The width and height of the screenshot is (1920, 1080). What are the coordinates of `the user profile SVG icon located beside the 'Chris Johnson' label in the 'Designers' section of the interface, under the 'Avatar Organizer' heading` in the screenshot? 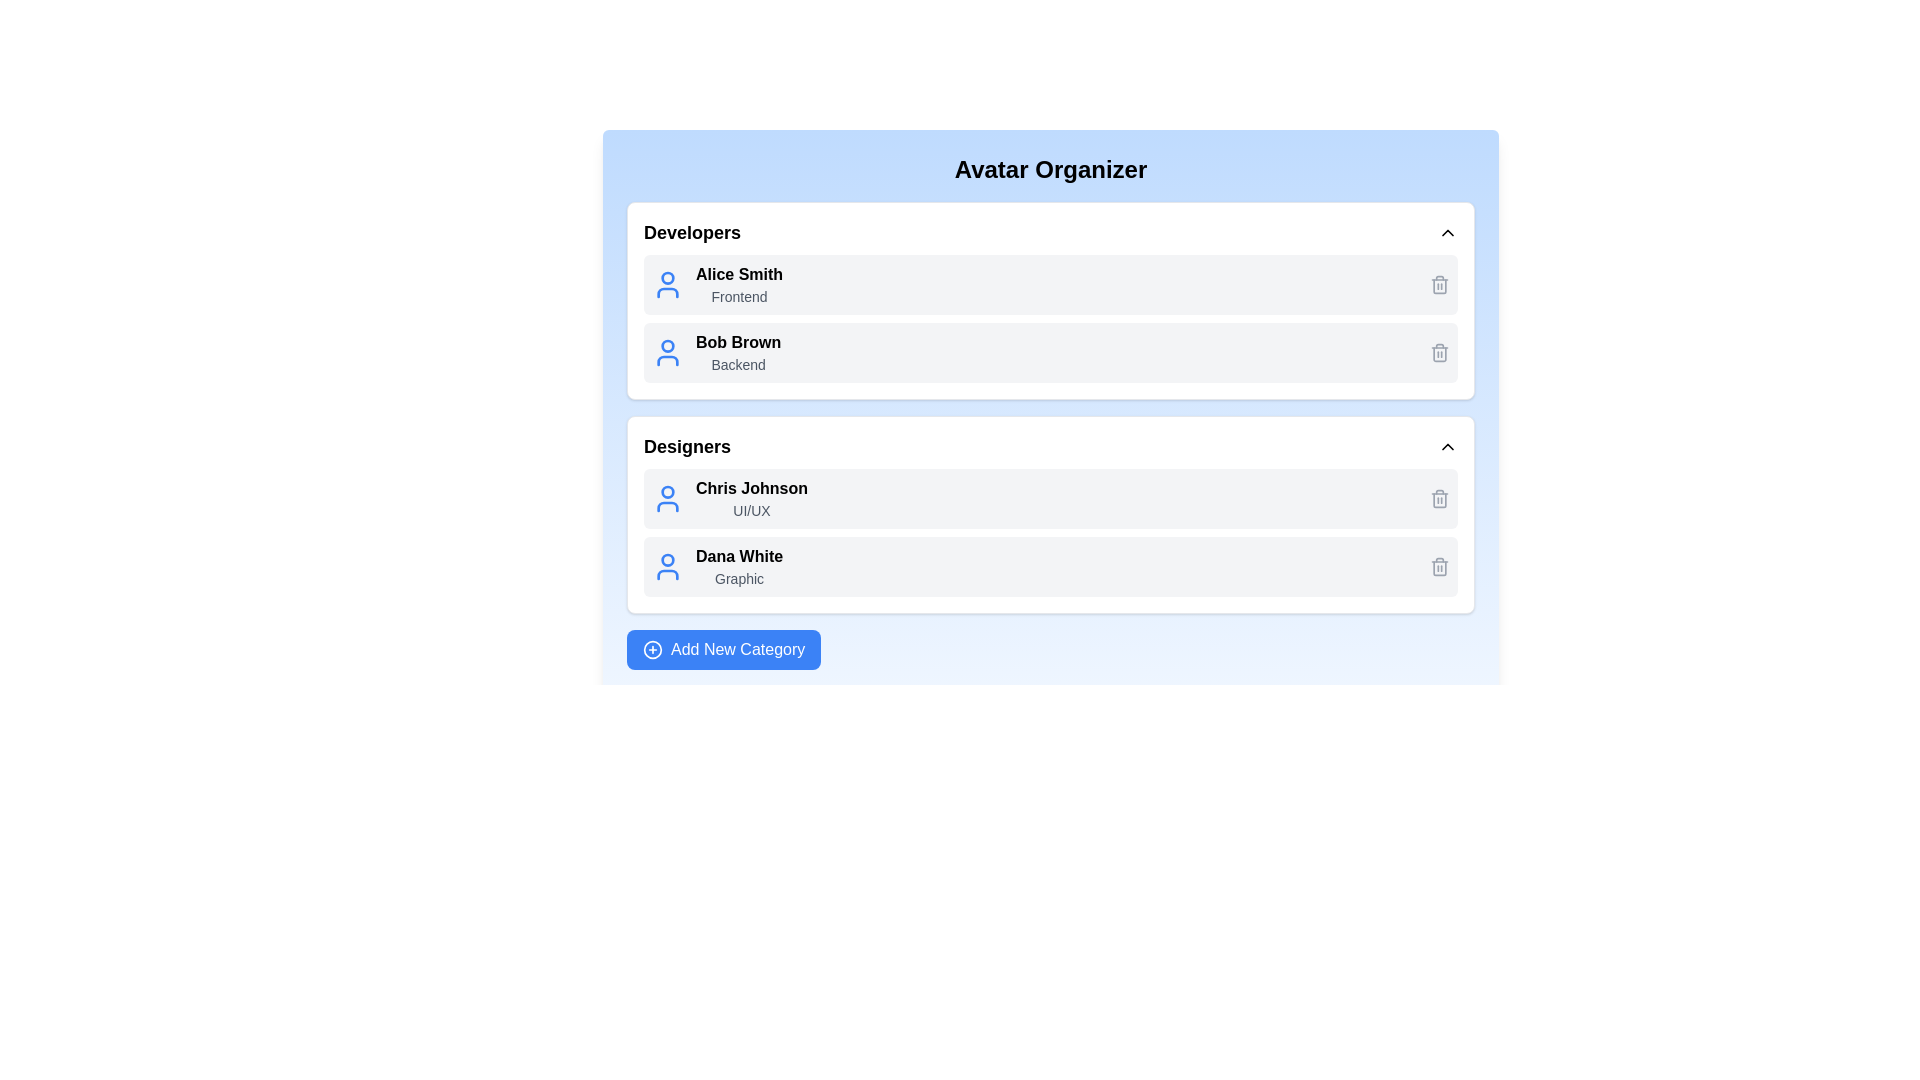 It's located at (667, 505).